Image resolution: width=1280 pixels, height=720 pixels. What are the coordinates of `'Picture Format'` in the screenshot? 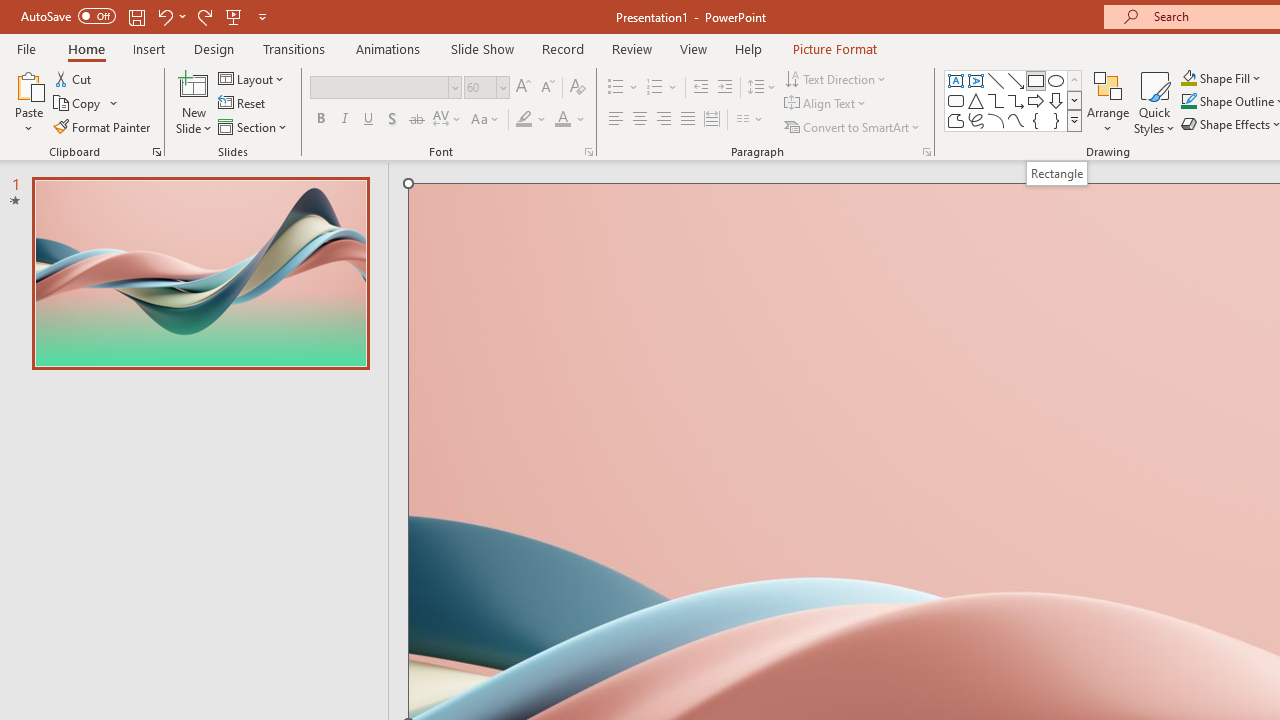 It's located at (835, 48).